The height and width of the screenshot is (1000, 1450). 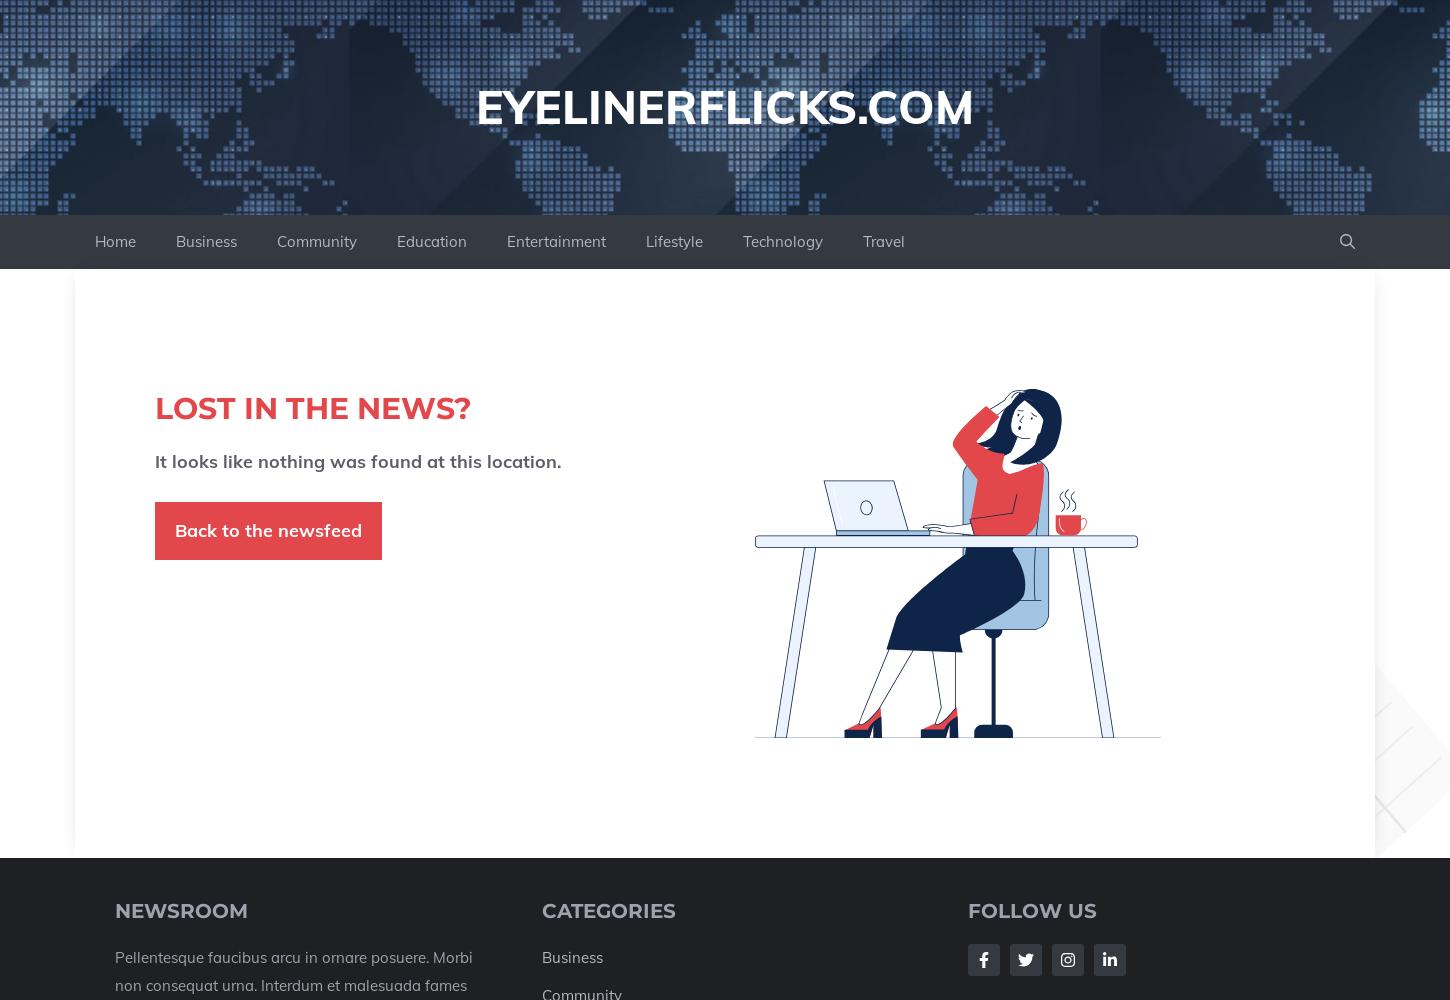 What do you see at coordinates (94, 240) in the screenshot?
I see `'Home'` at bounding box center [94, 240].